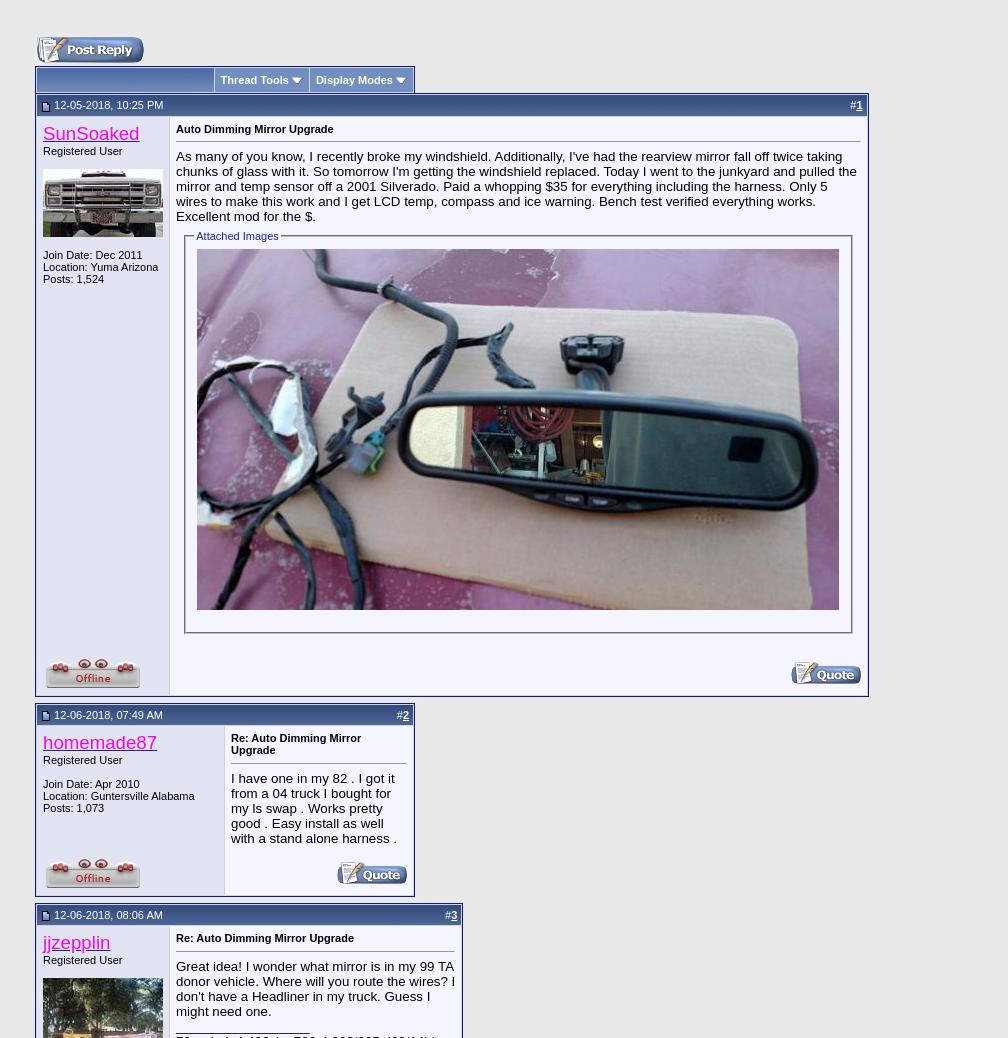  What do you see at coordinates (43, 277) in the screenshot?
I see `'Posts: 1,524'` at bounding box center [43, 277].